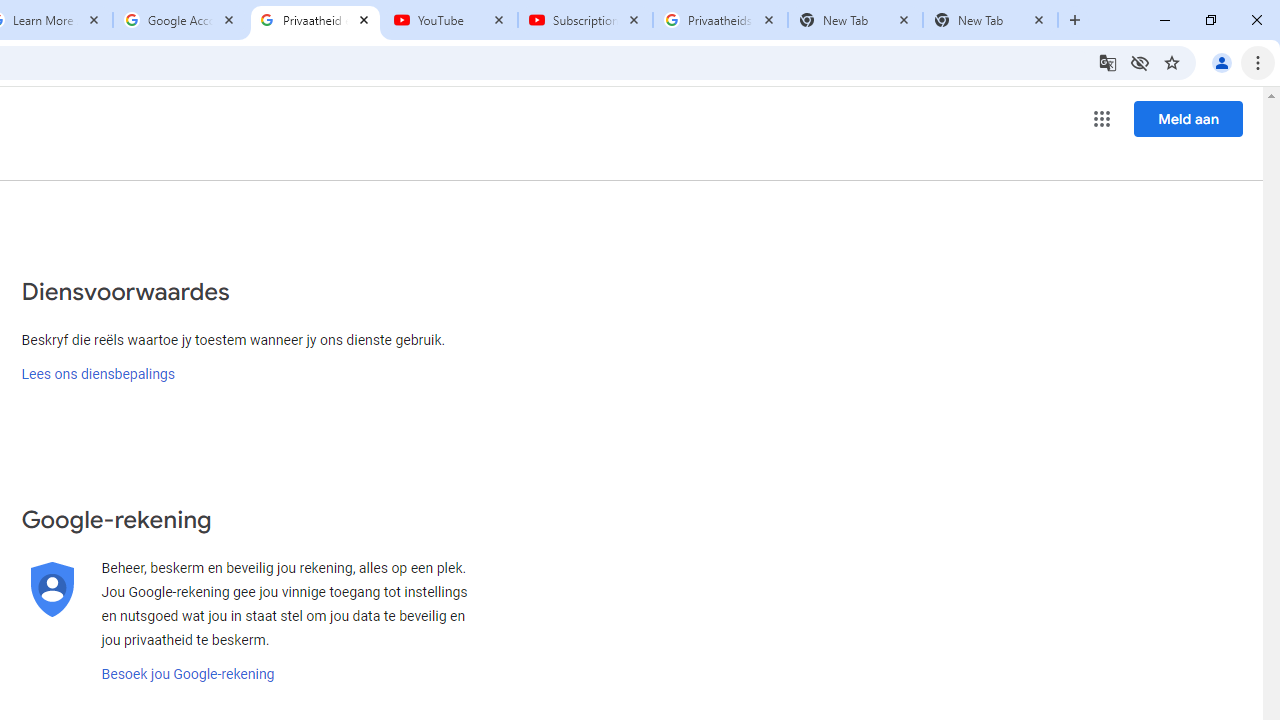  What do you see at coordinates (188, 674) in the screenshot?
I see `'Besoek jou Google-rekening'` at bounding box center [188, 674].